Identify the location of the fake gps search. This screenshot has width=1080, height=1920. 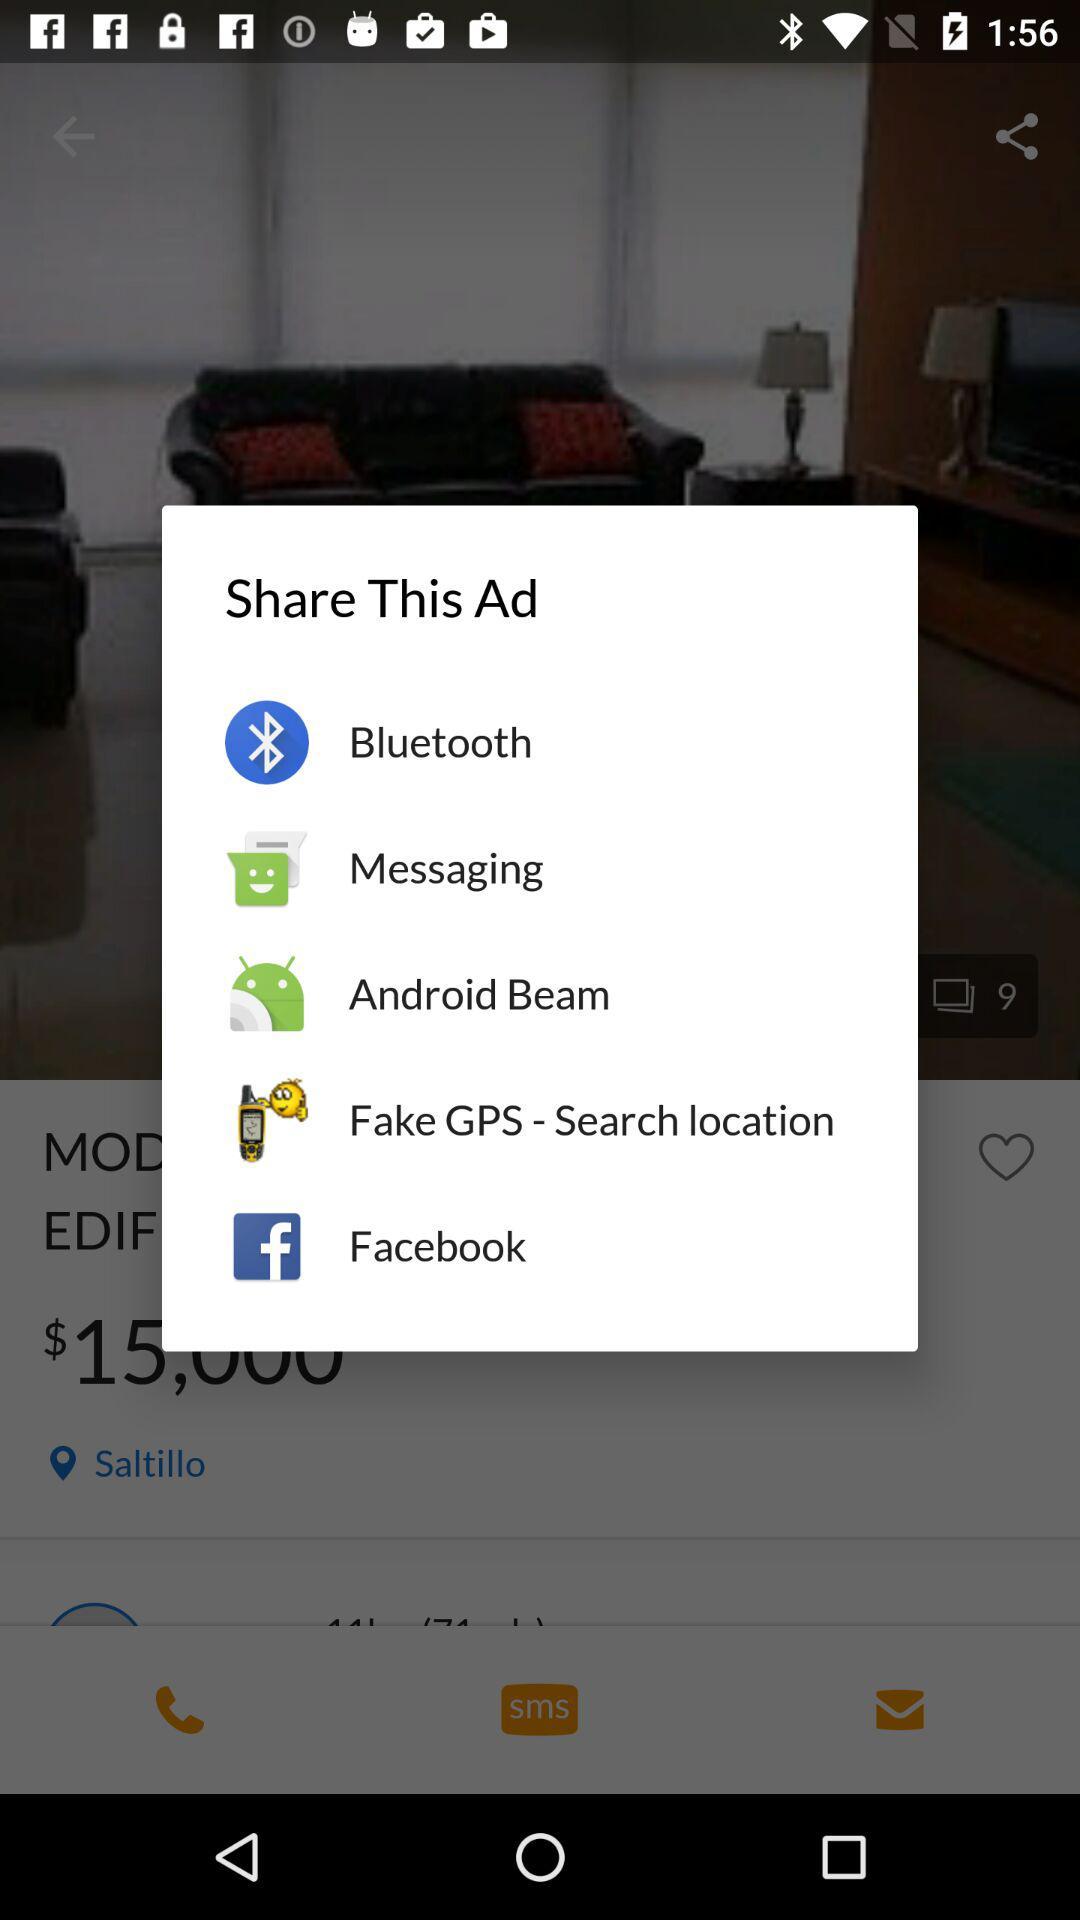
(600, 1120).